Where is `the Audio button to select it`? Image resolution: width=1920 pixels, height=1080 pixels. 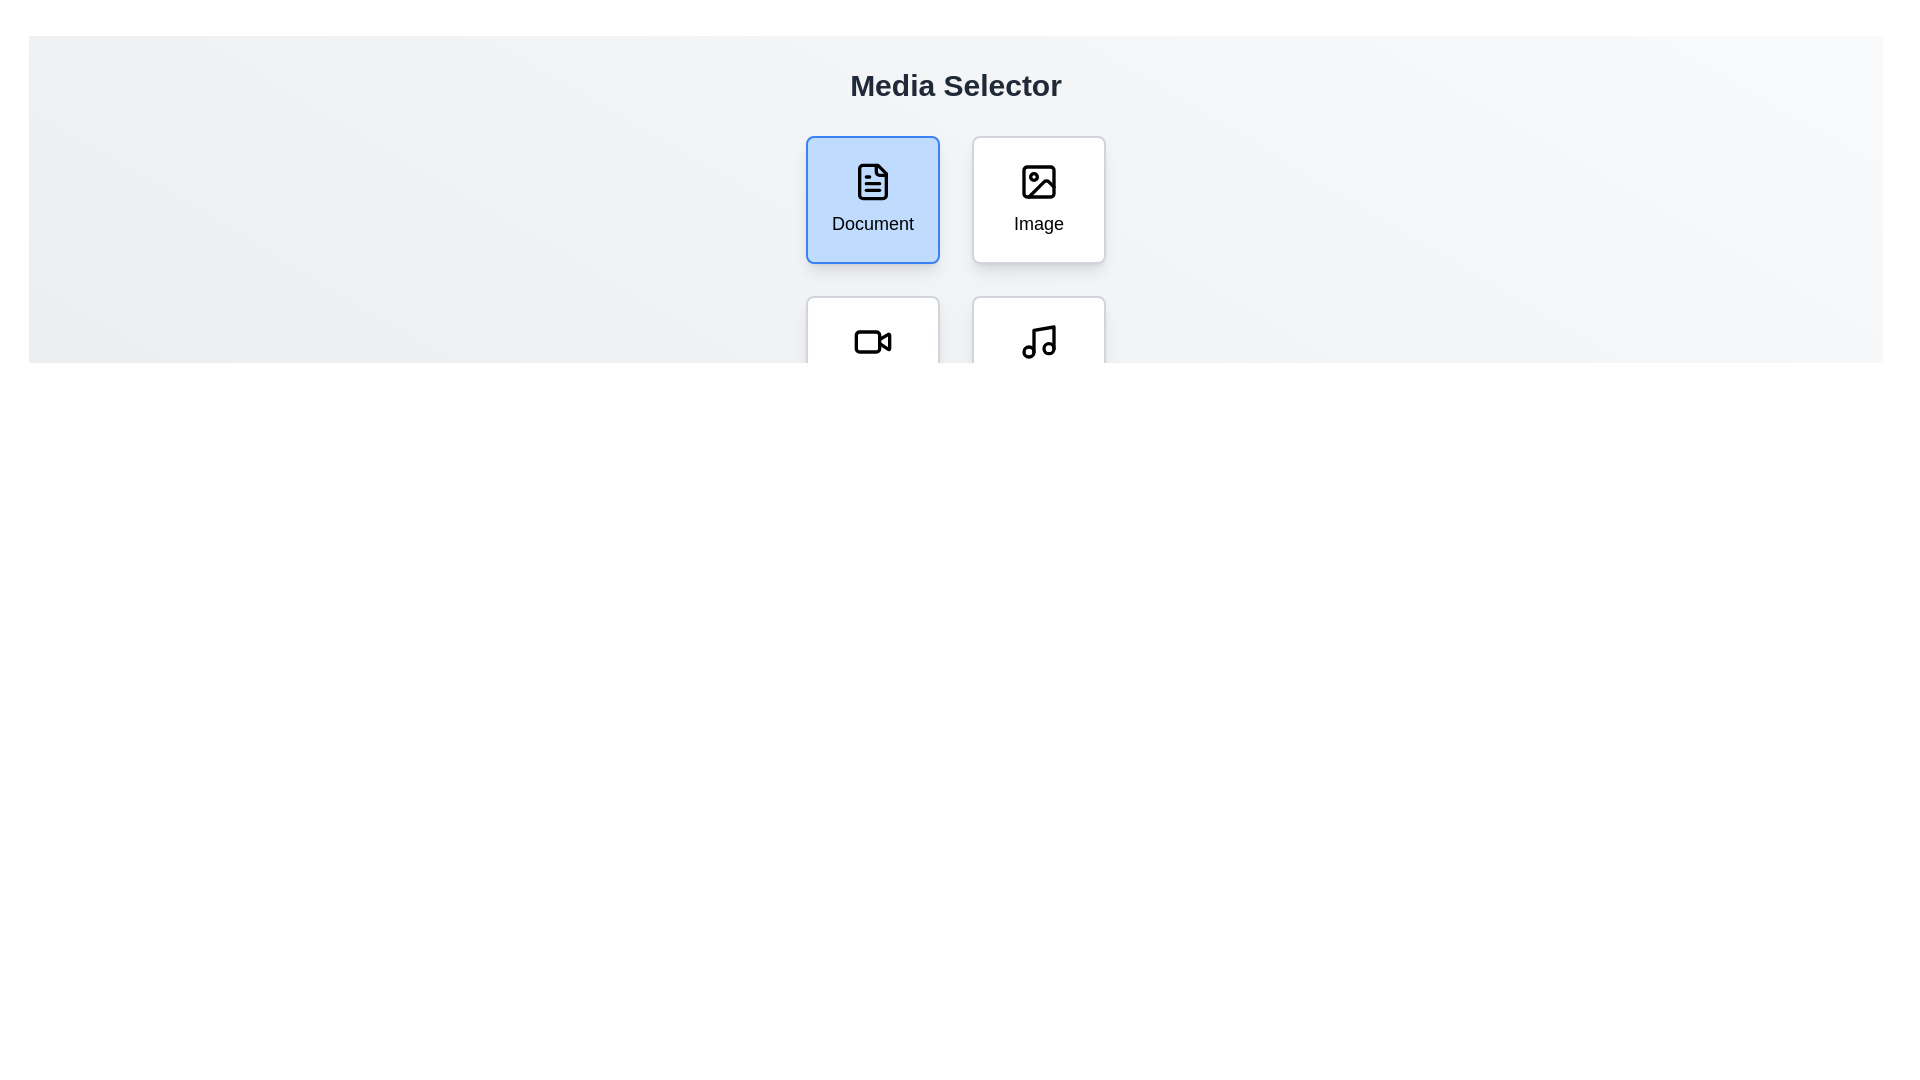
the Audio button to select it is located at coordinates (1039, 358).